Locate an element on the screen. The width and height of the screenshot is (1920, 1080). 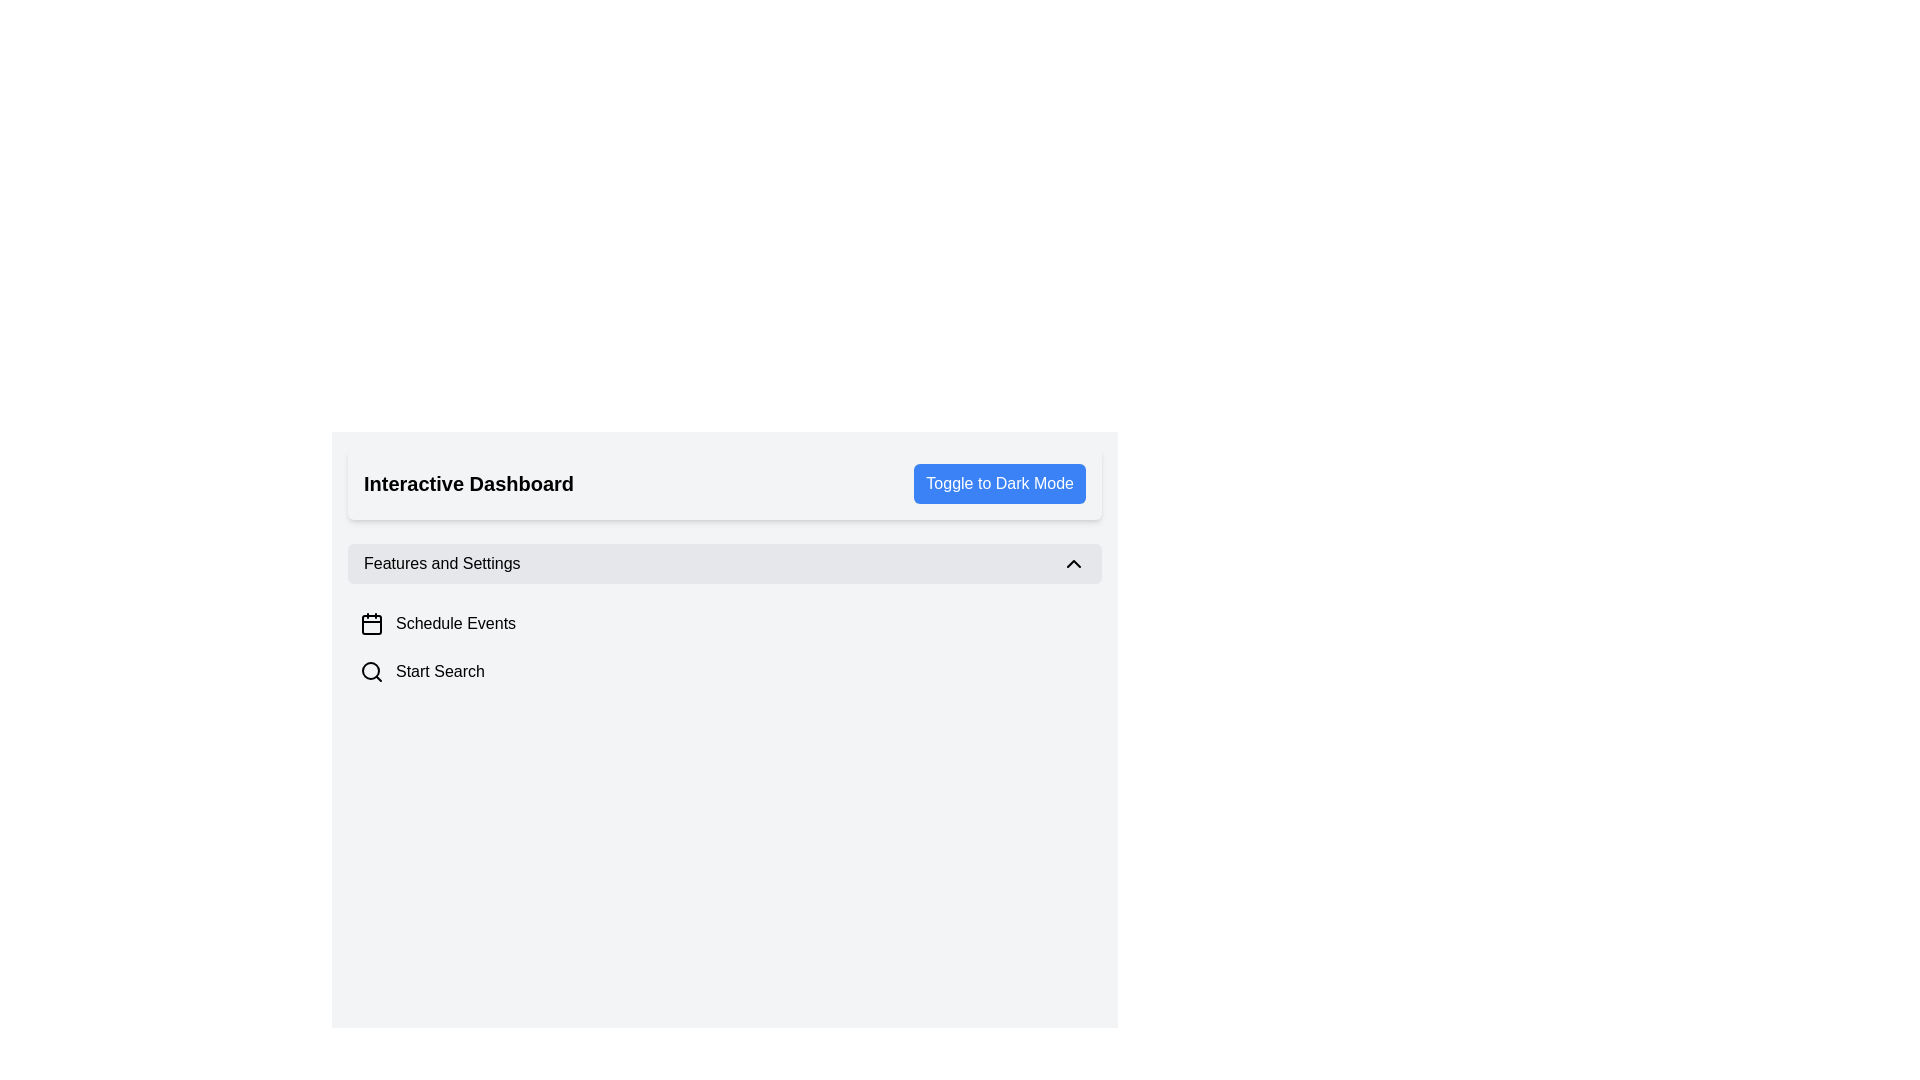
the search icon represented as a minimalist, outlined magnifying glass located to the immediate left of the 'Start Search' text in the 'Features and Settings' section is located at coordinates (372, 671).